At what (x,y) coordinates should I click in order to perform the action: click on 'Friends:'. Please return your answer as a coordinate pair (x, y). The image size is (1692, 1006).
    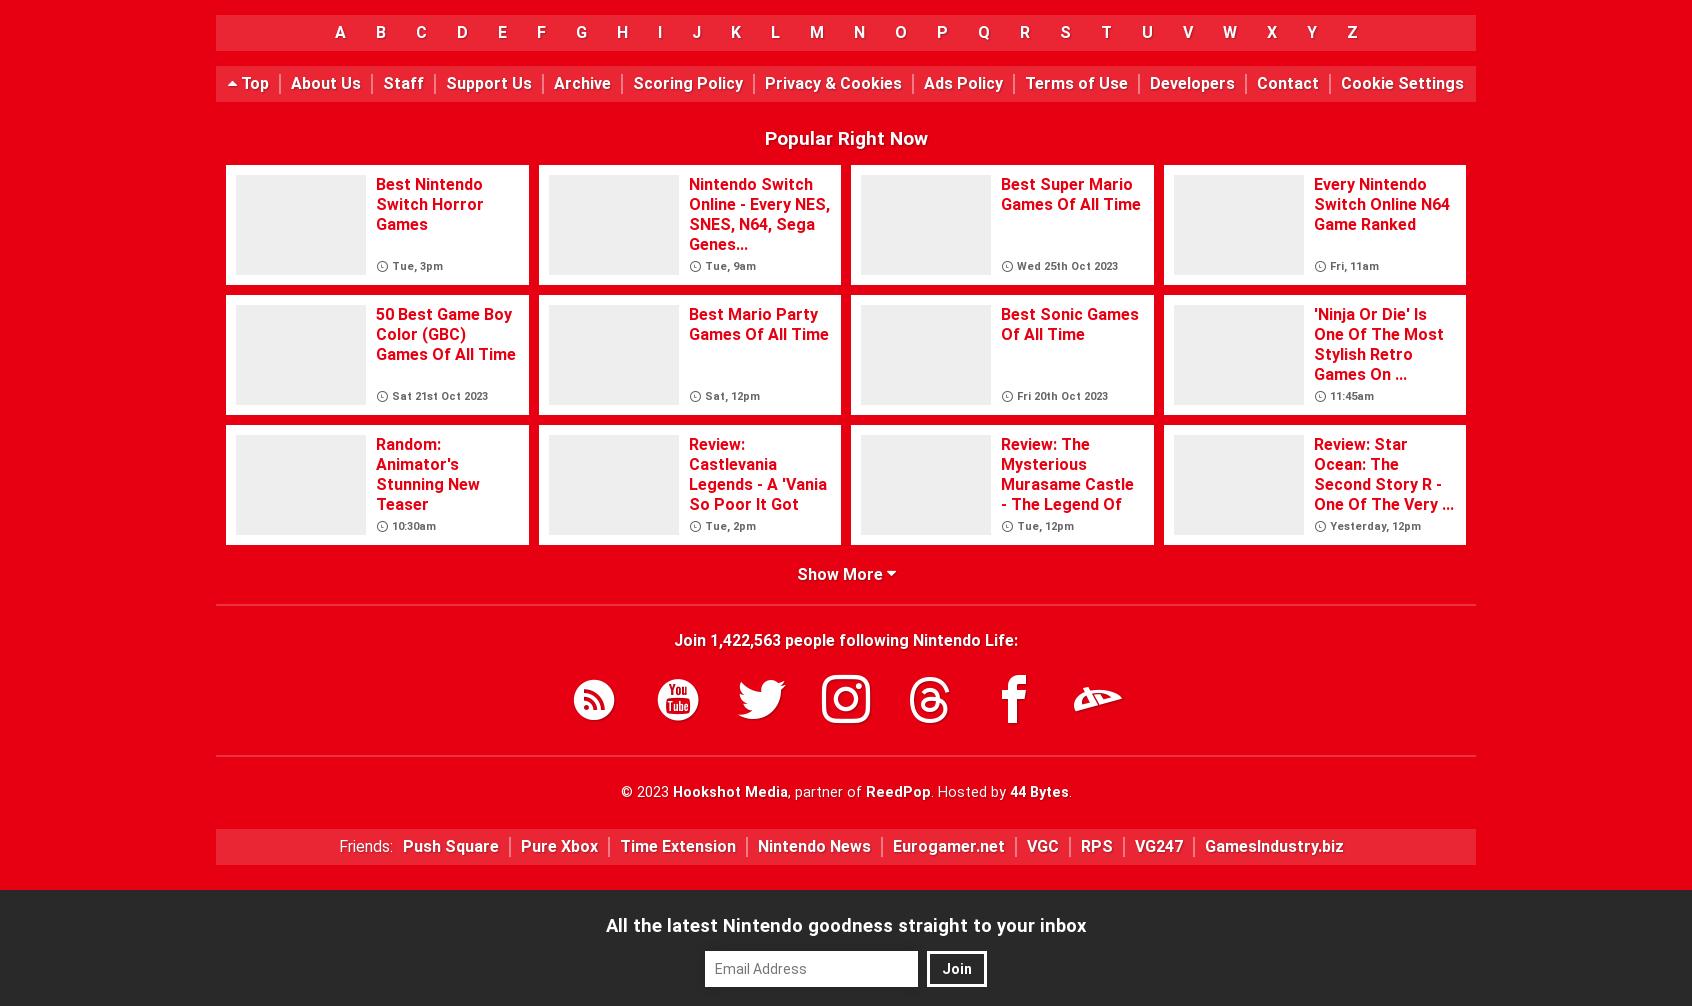
    Looking at the image, I should click on (364, 844).